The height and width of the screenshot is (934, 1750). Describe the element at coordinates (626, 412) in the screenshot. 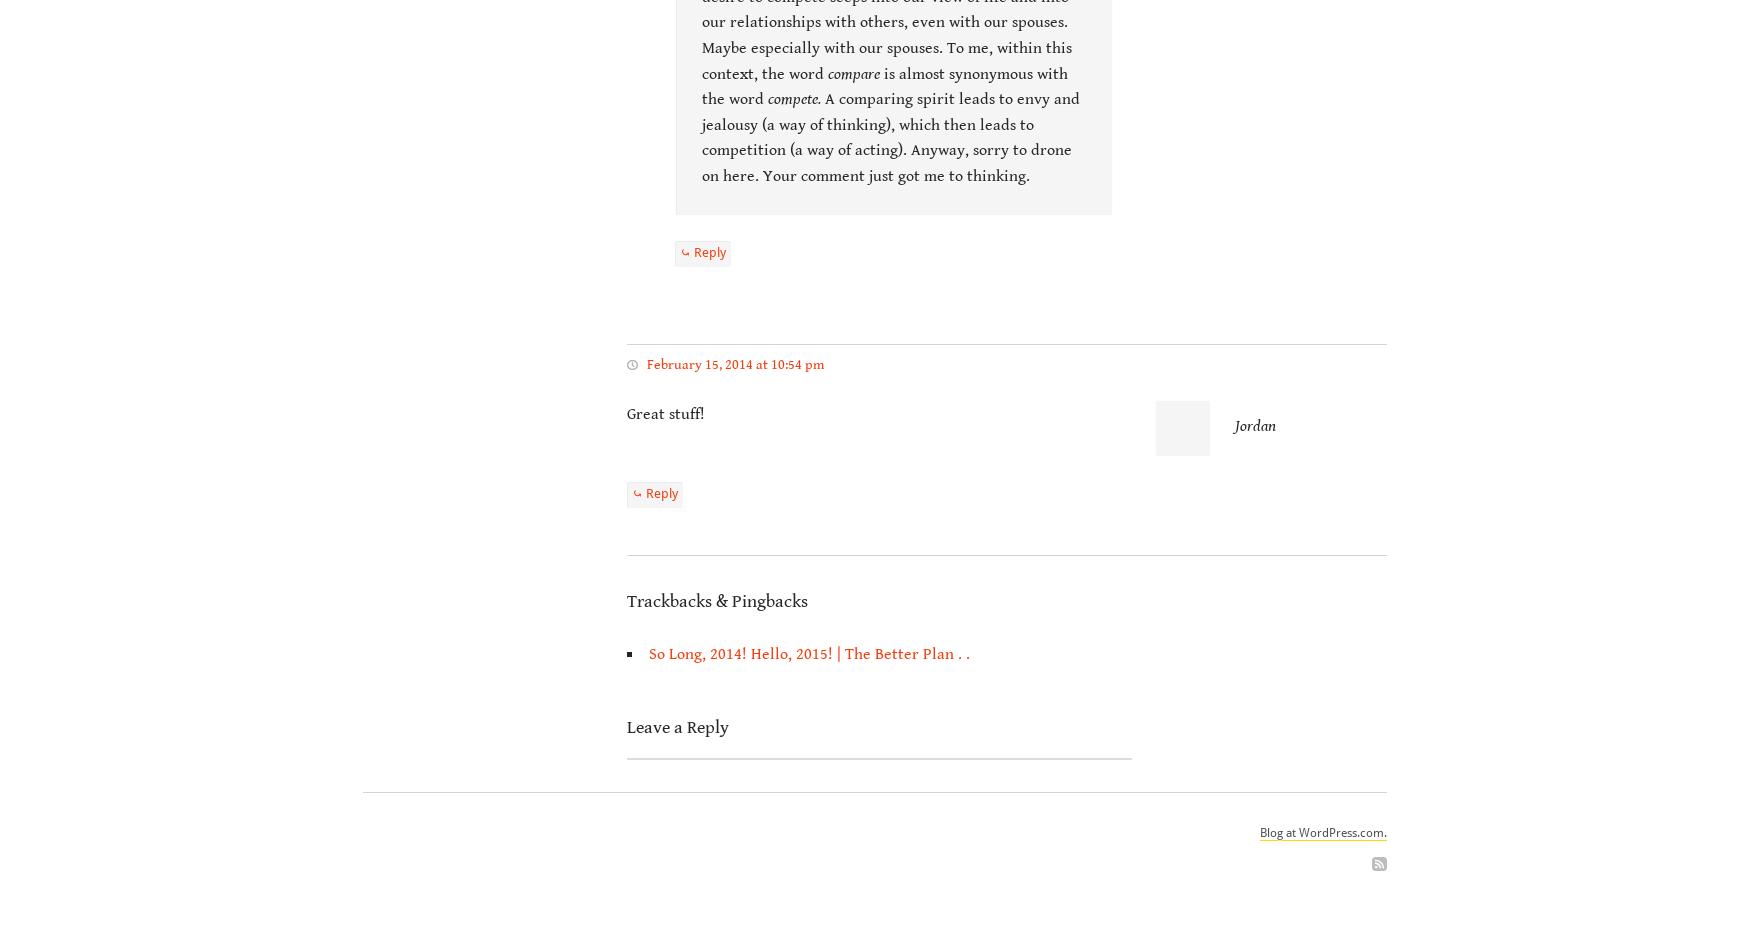

I see `'Great stuff!'` at that location.